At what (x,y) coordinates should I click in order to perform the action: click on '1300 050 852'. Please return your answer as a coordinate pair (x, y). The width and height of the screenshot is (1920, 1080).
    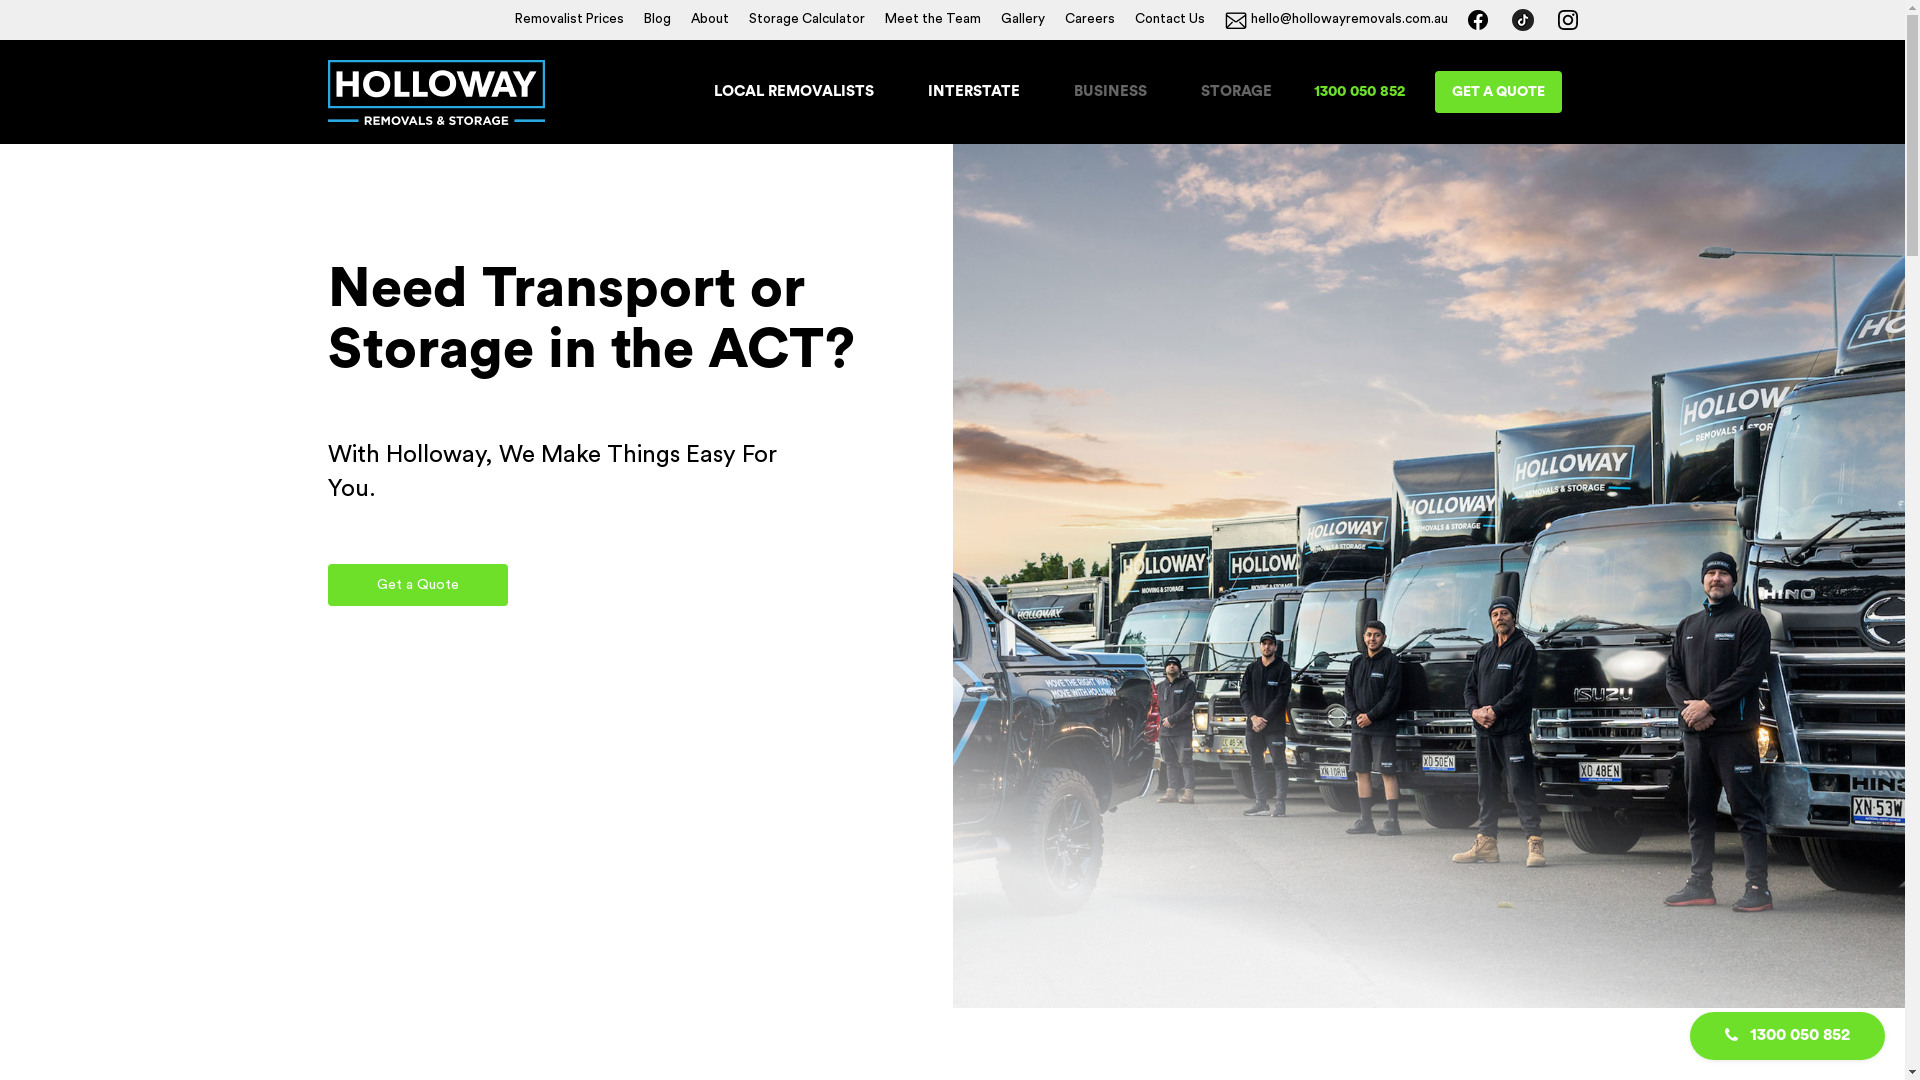
    Looking at the image, I should click on (1359, 91).